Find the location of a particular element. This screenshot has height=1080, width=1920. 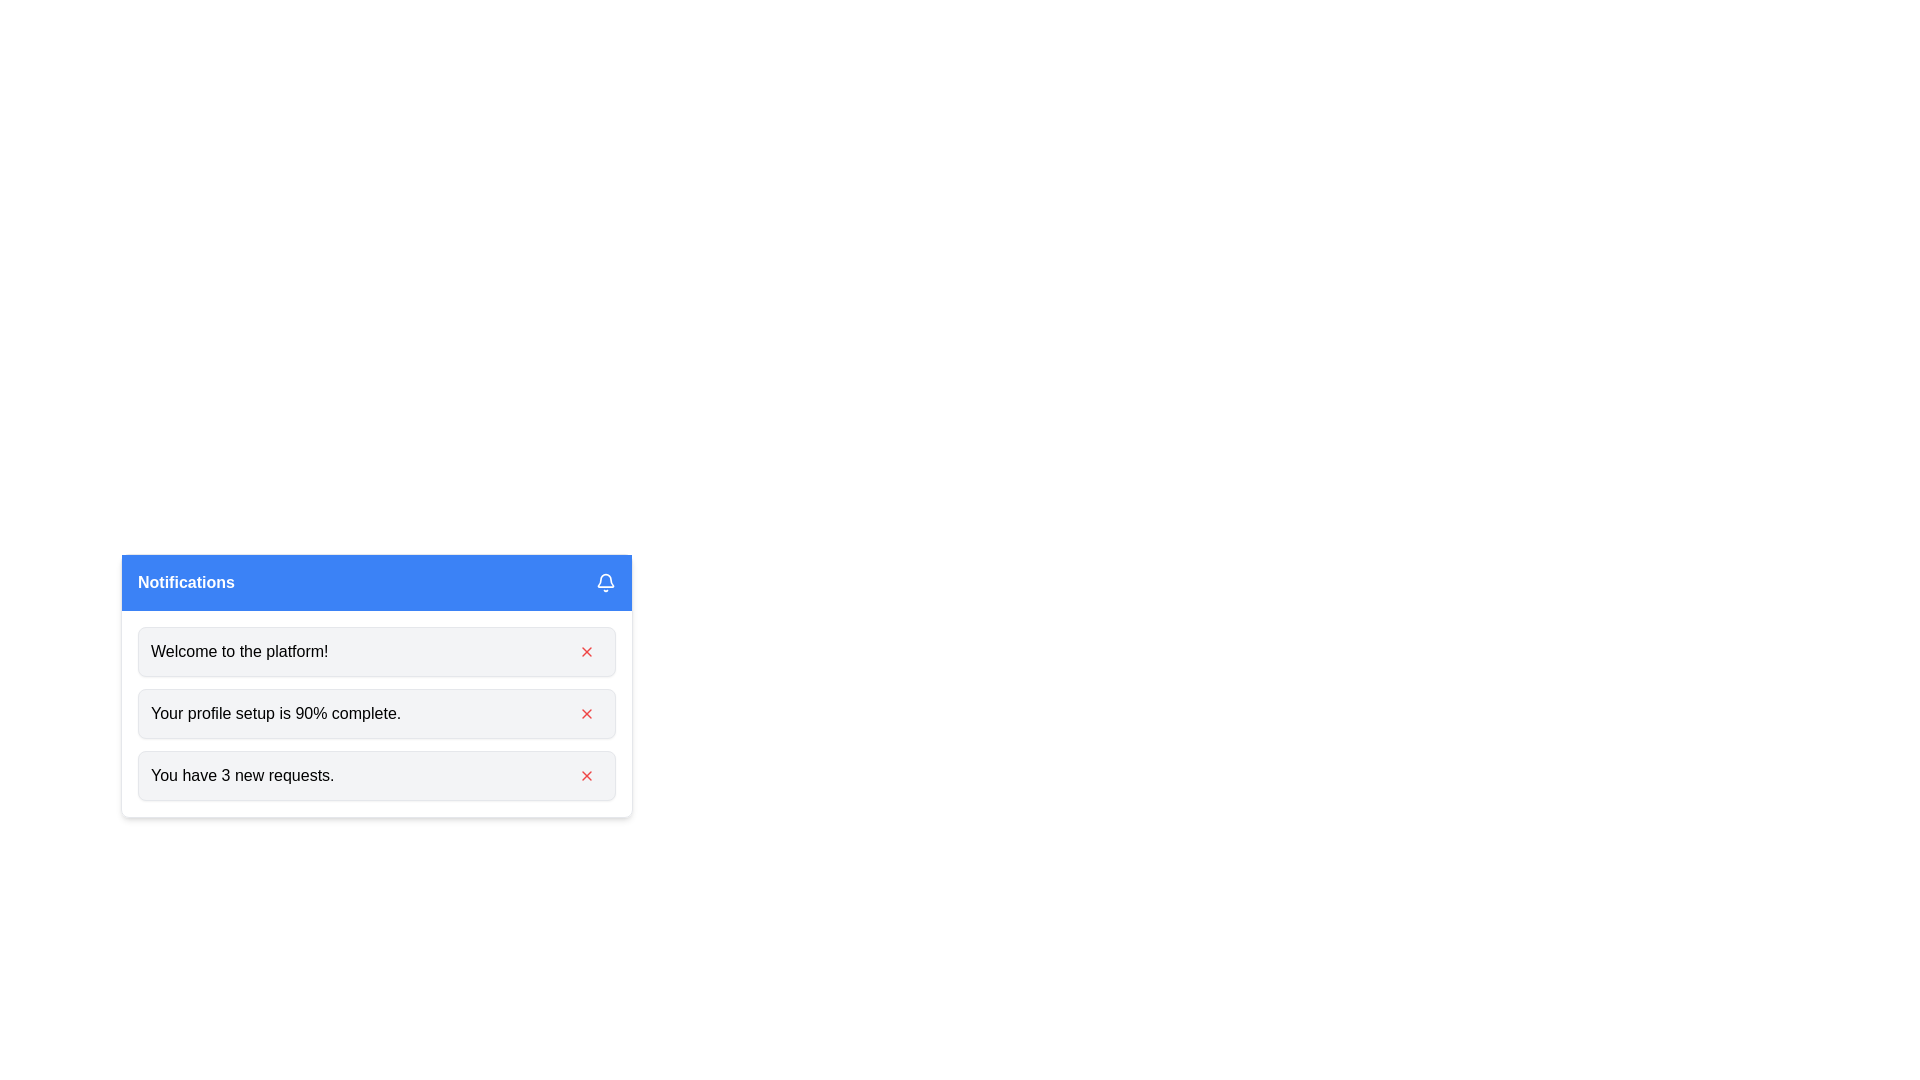

the dismiss button located in the top-right corner of the second notification item is located at coordinates (585, 712).